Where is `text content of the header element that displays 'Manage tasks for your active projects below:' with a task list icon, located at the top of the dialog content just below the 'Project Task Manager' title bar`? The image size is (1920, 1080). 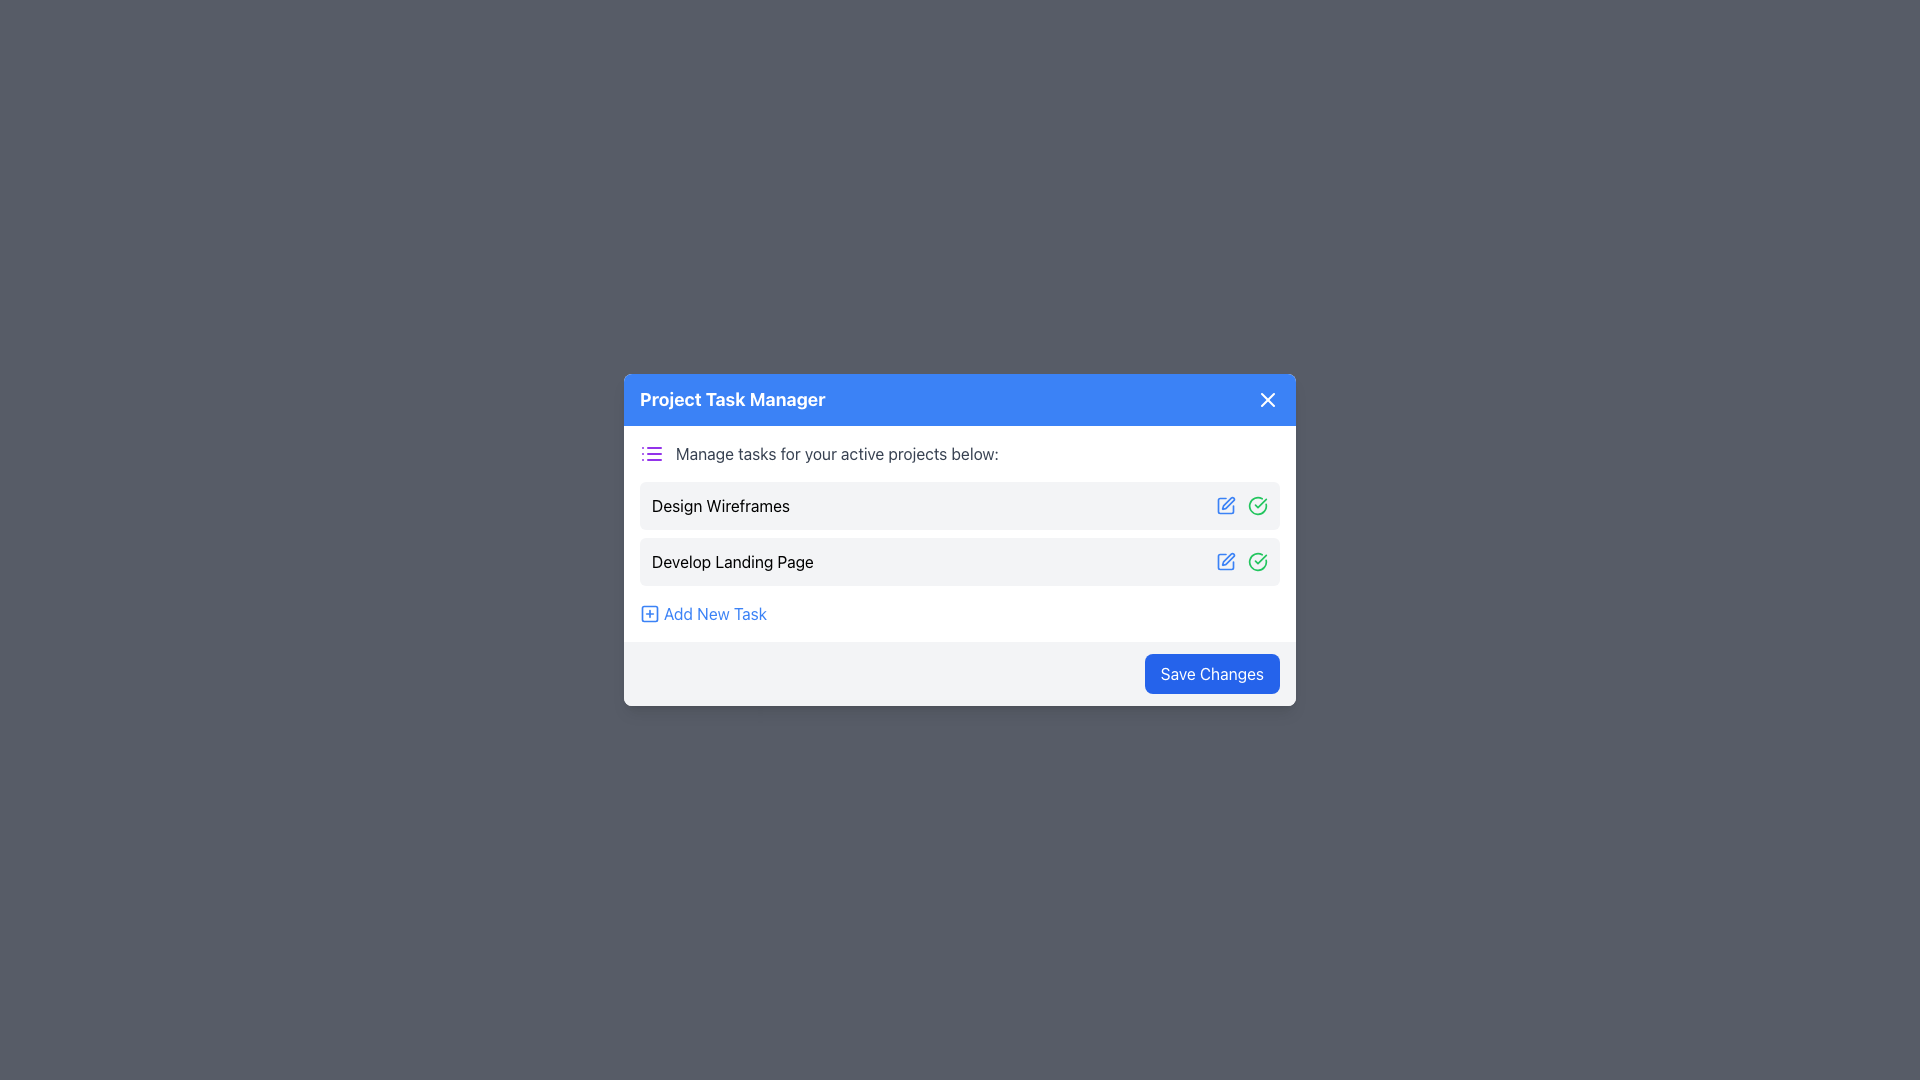 text content of the header element that displays 'Manage tasks for your active projects below:' with a task list icon, located at the top of the dialog content just below the 'Project Task Manager' title bar is located at coordinates (960, 454).